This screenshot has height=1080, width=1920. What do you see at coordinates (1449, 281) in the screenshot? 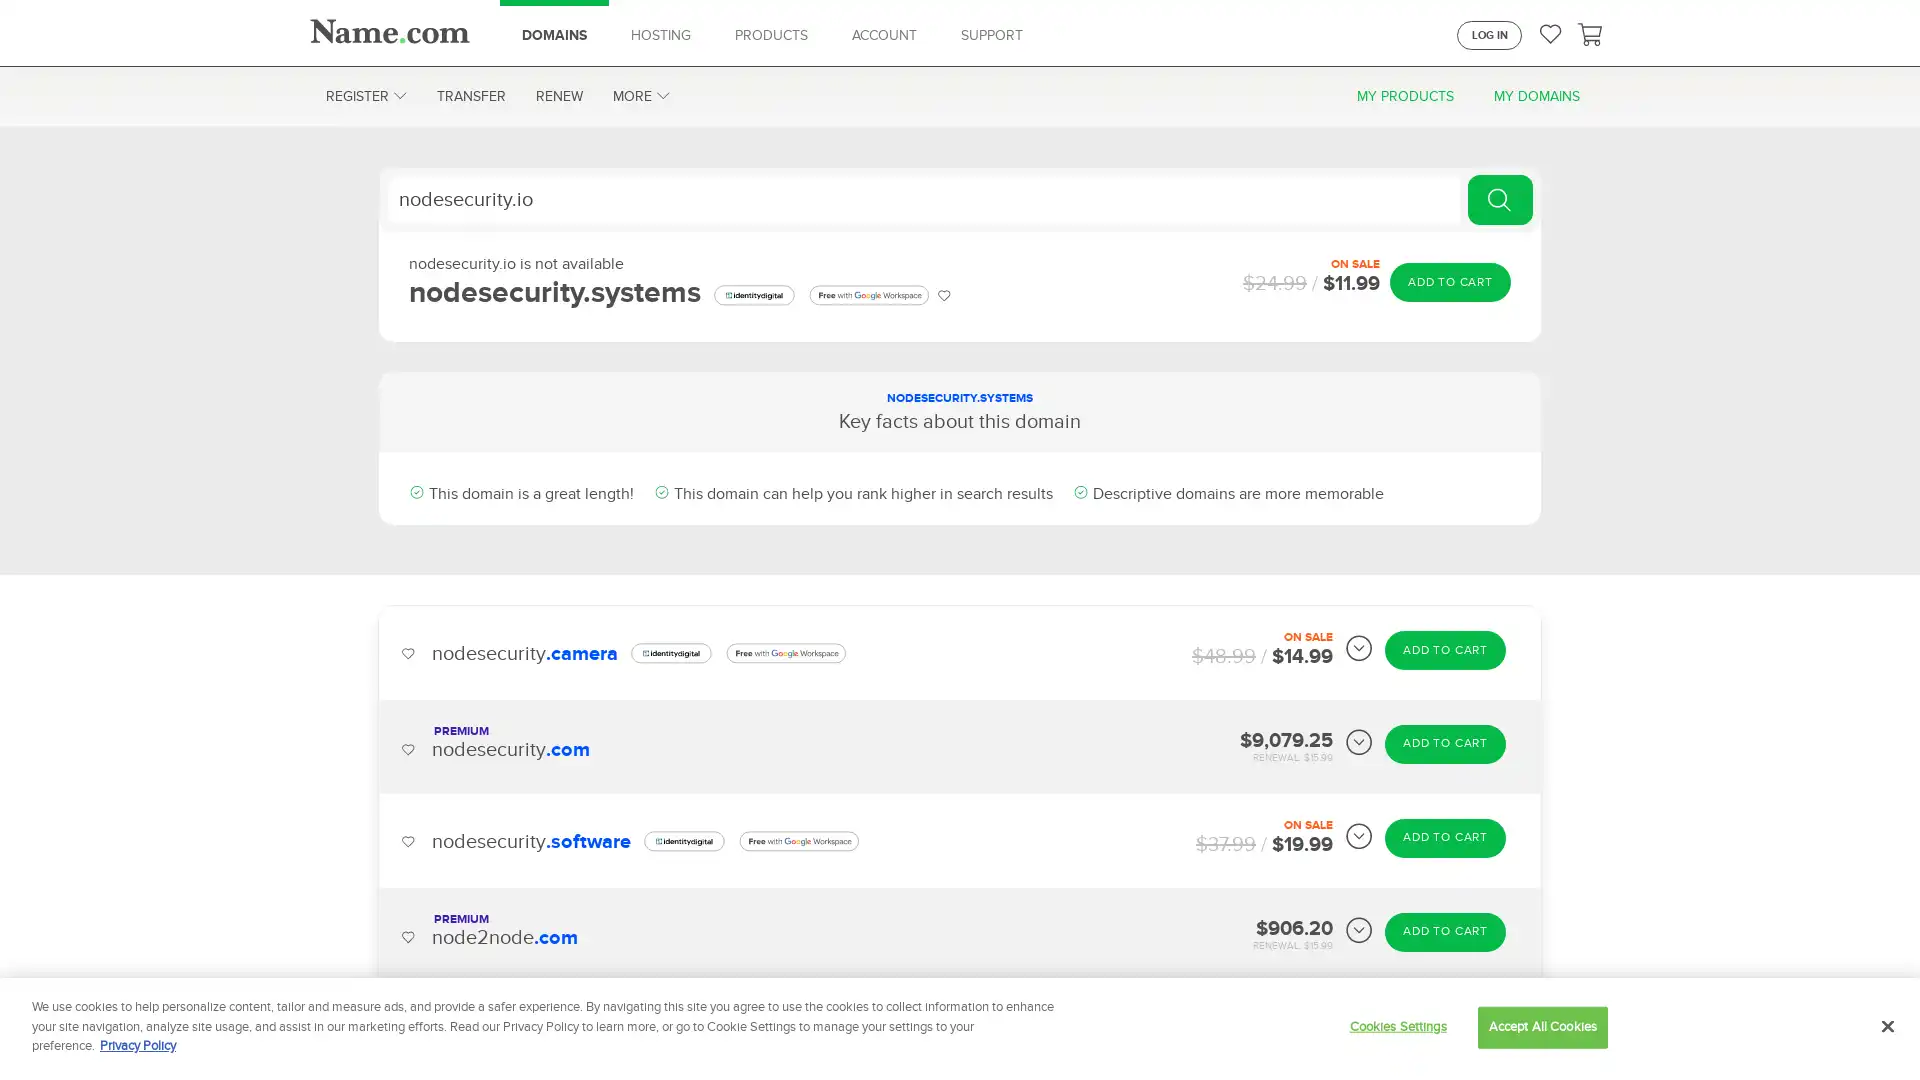
I see `ADD TO CART` at bounding box center [1449, 281].